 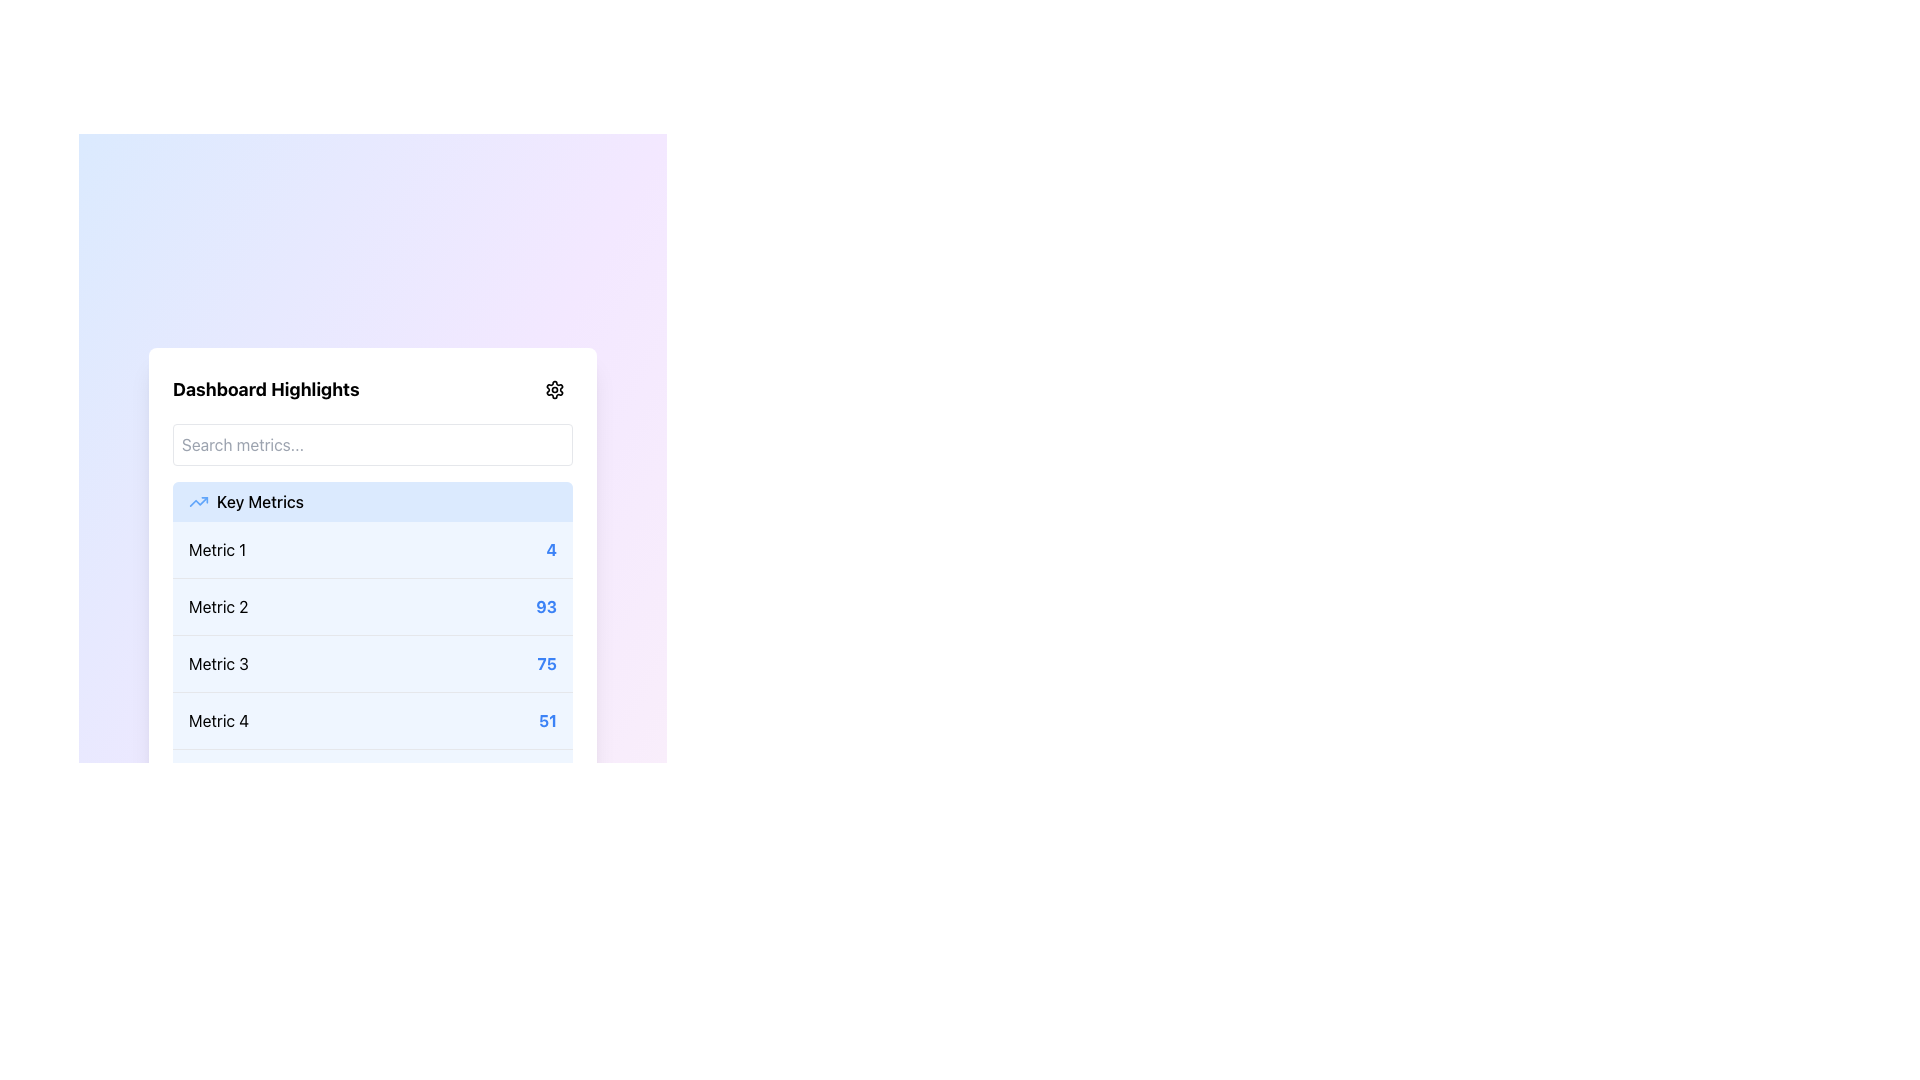 What do you see at coordinates (547, 663) in the screenshot?
I see `the static text component displaying the value '75' associated with the 'Metric 3' label in the 'Key Metrics' section` at bounding box center [547, 663].